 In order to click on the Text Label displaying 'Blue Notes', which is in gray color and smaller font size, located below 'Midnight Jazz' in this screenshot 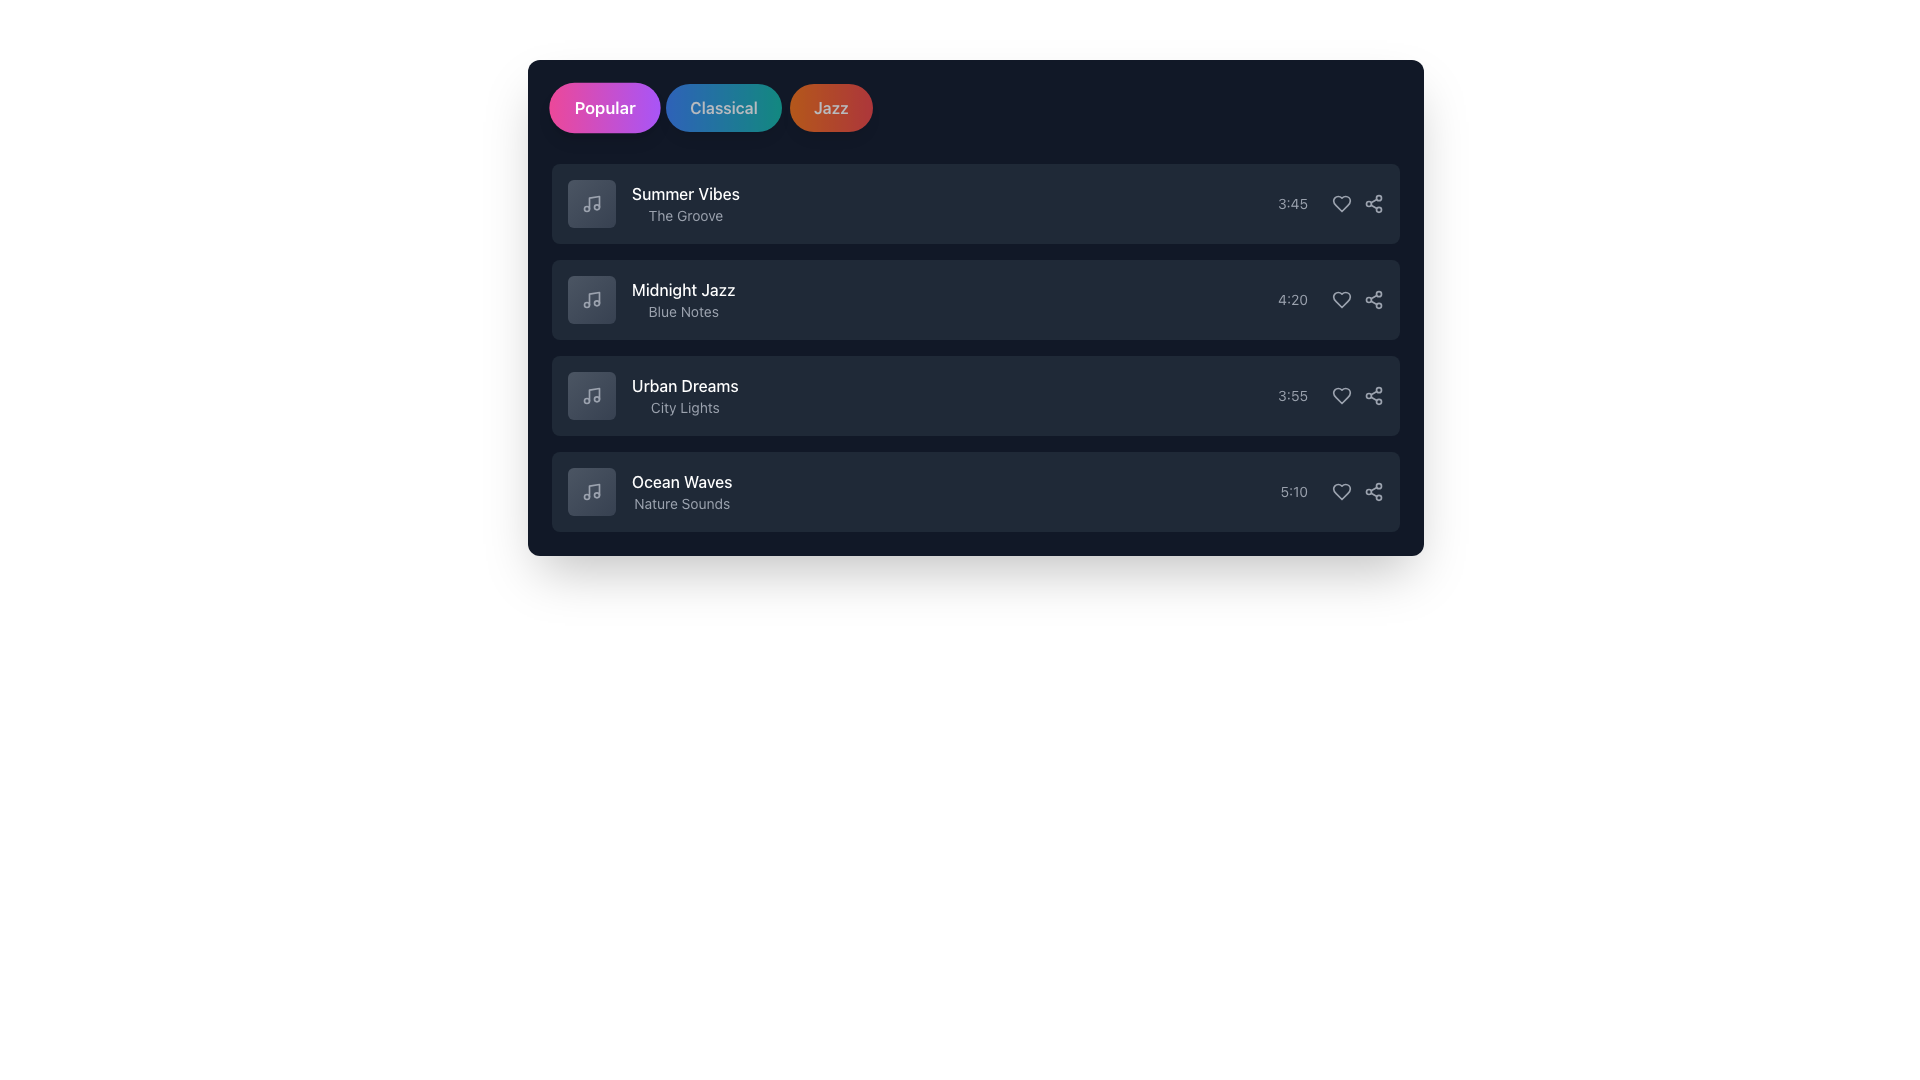, I will do `click(683, 312)`.